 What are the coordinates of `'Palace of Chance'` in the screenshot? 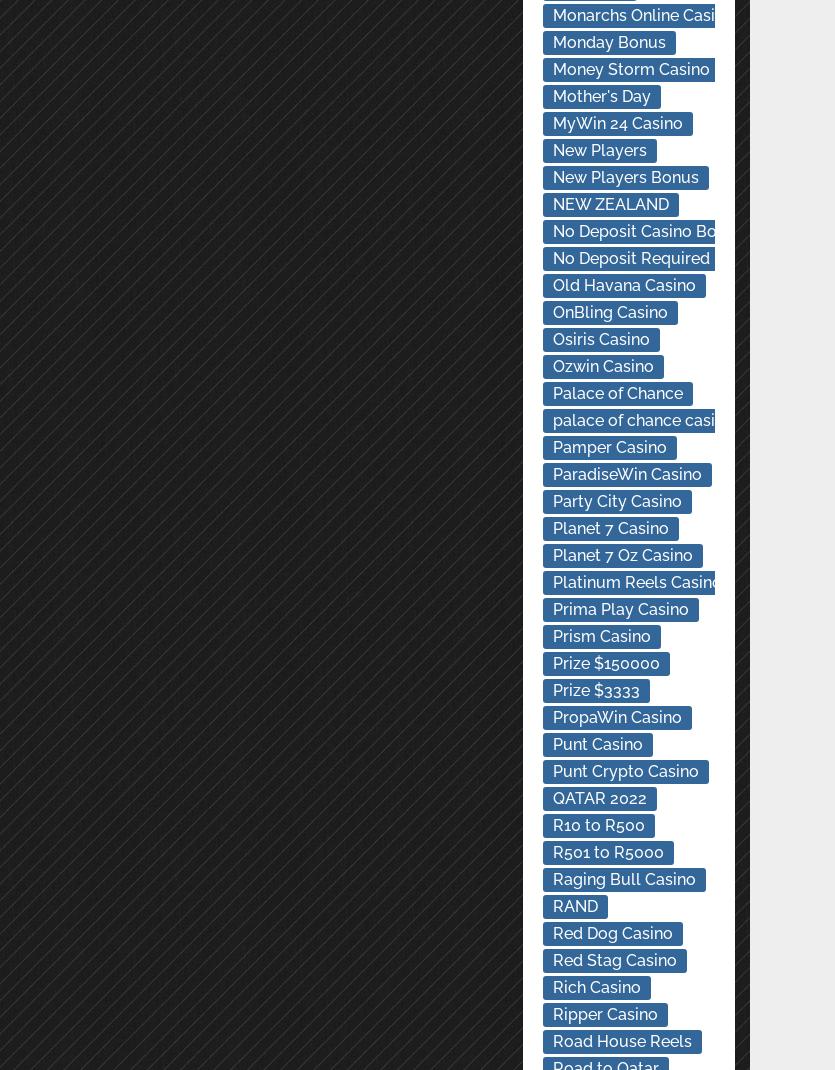 It's located at (615, 392).